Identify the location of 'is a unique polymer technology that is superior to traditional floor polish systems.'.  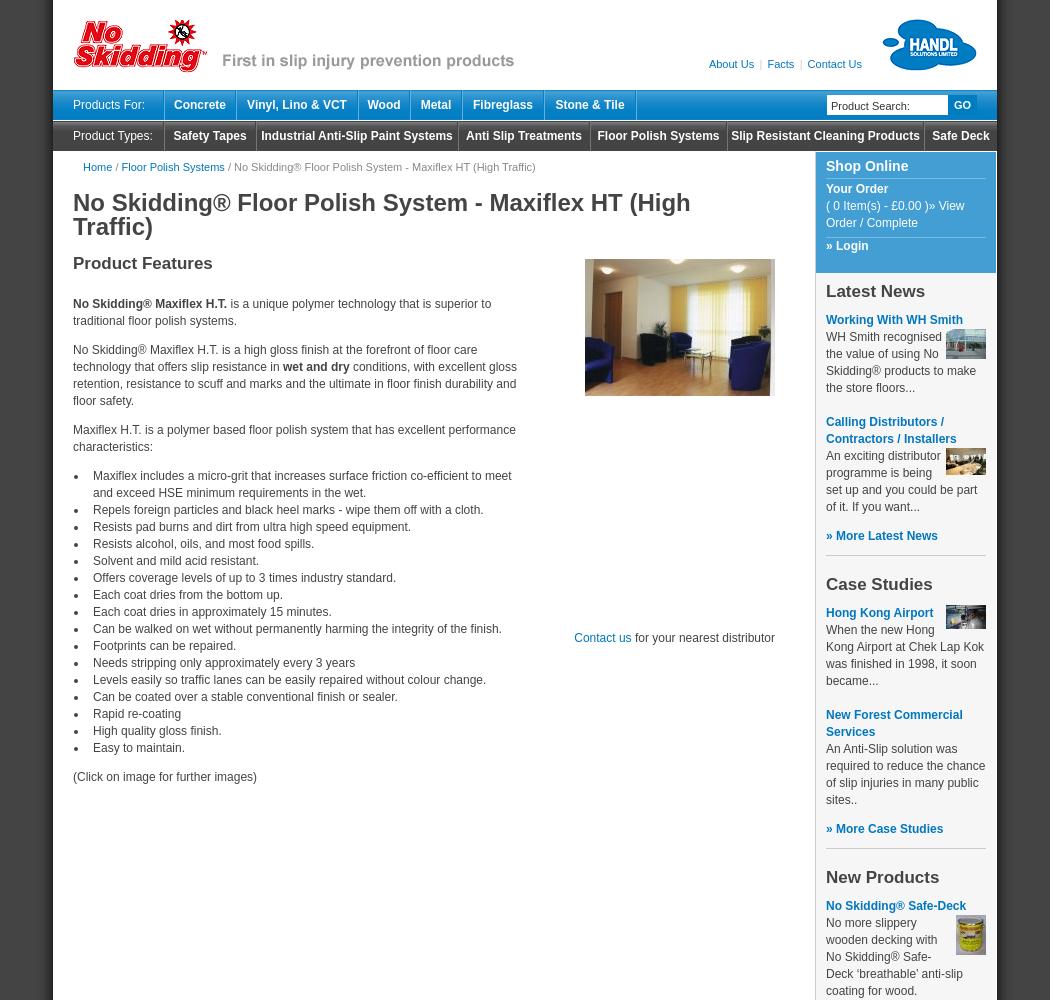
(71, 312).